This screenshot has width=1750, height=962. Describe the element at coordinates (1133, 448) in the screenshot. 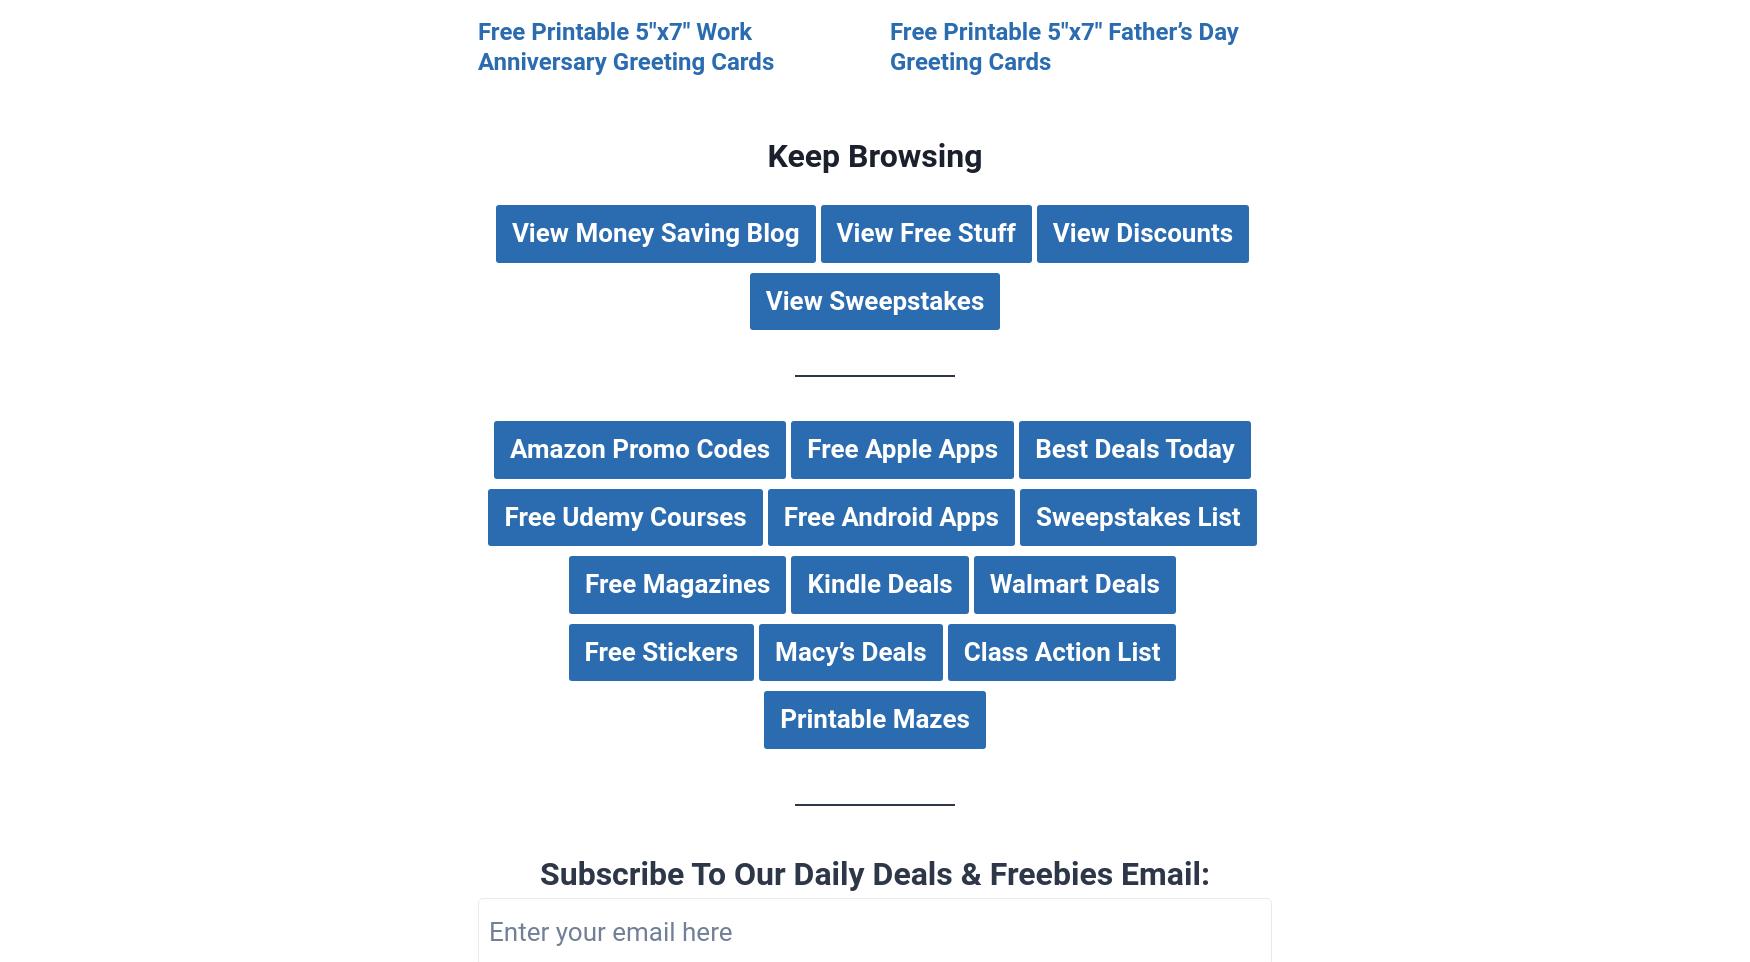

I see `'Best Deals Today'` at that location.